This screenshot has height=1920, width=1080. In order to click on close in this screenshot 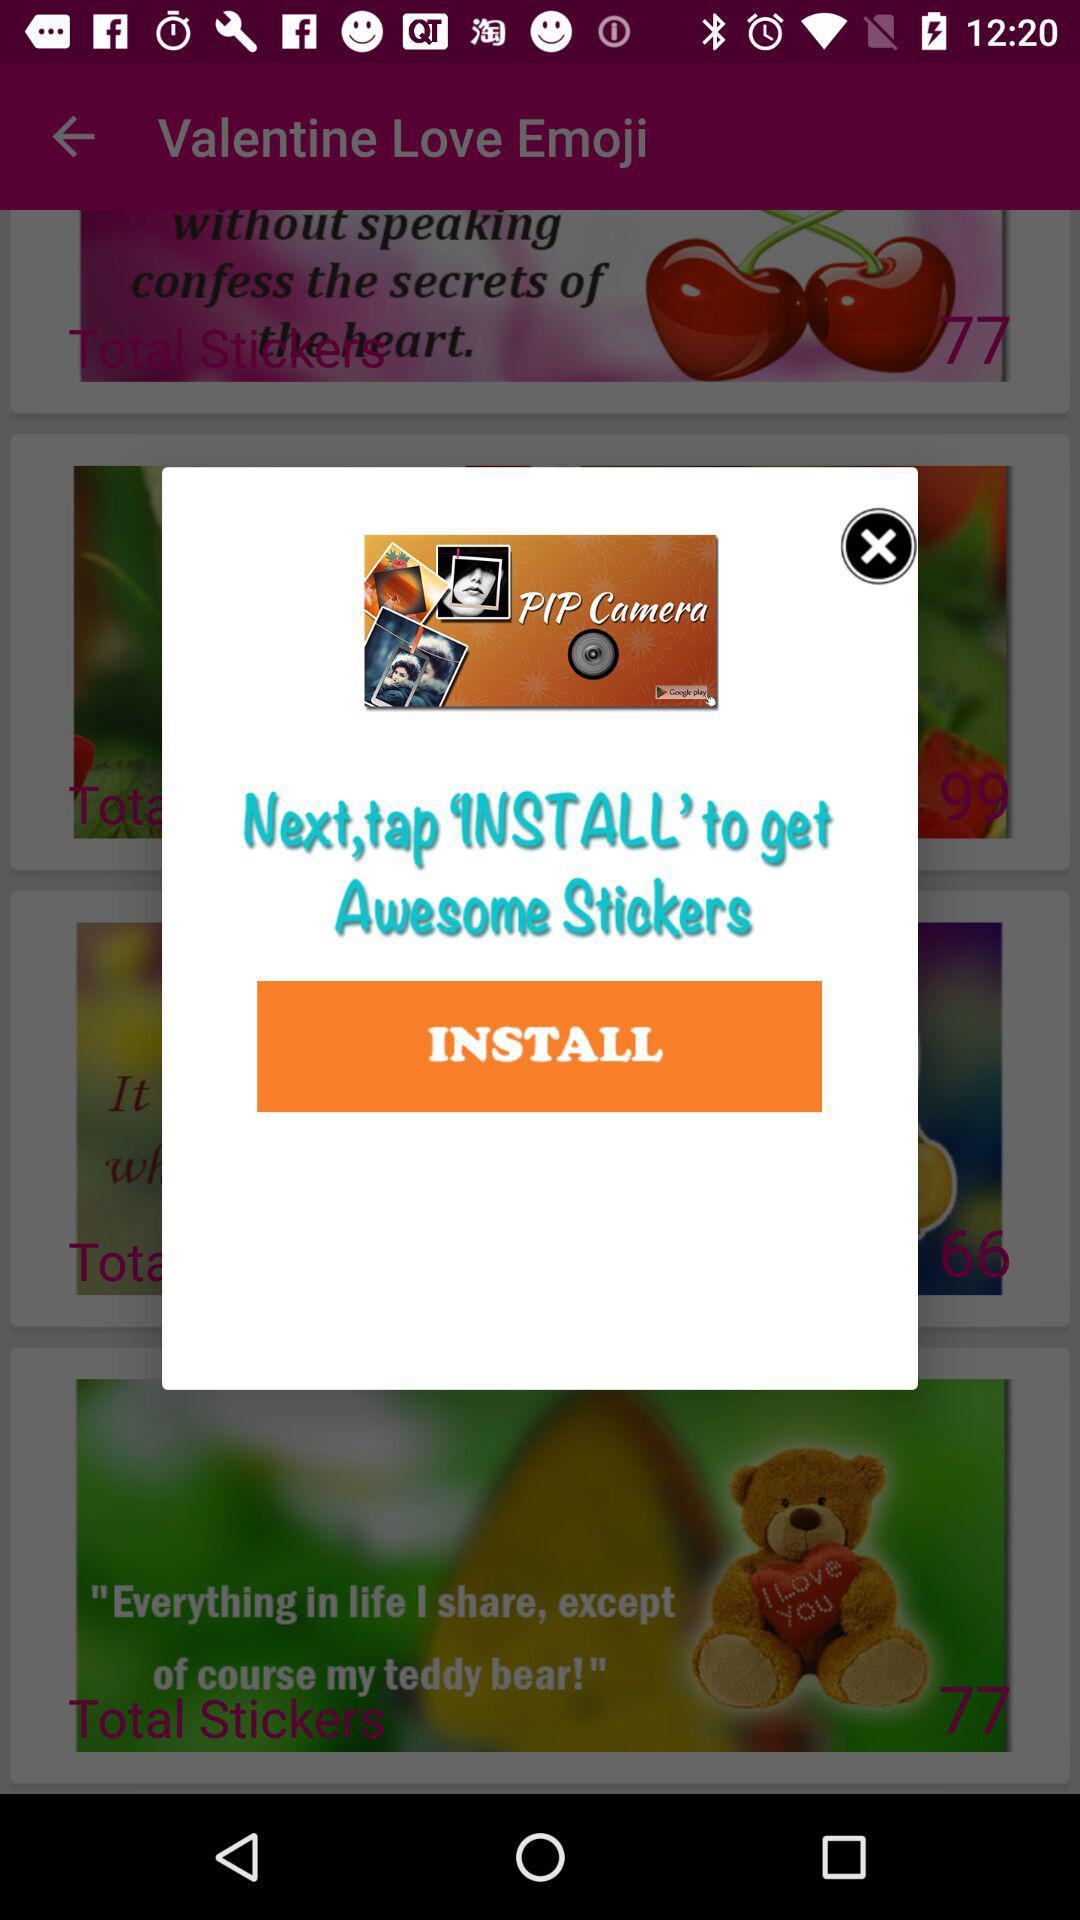, I will do `click(878, 546)`.